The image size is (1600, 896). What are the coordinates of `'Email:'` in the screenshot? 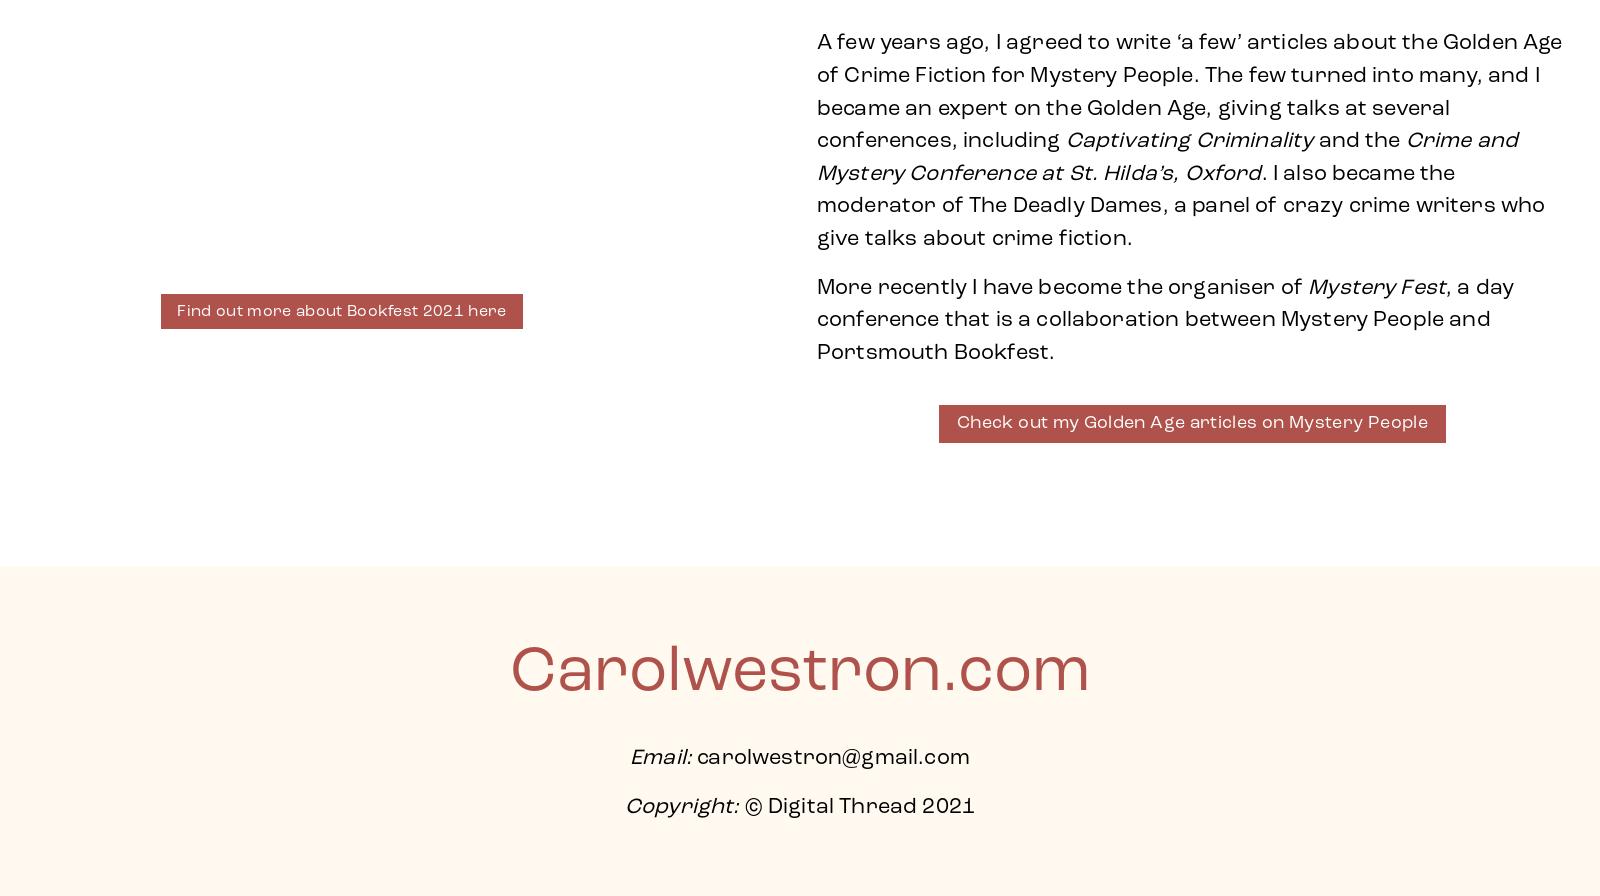 It's located at (660, 758).